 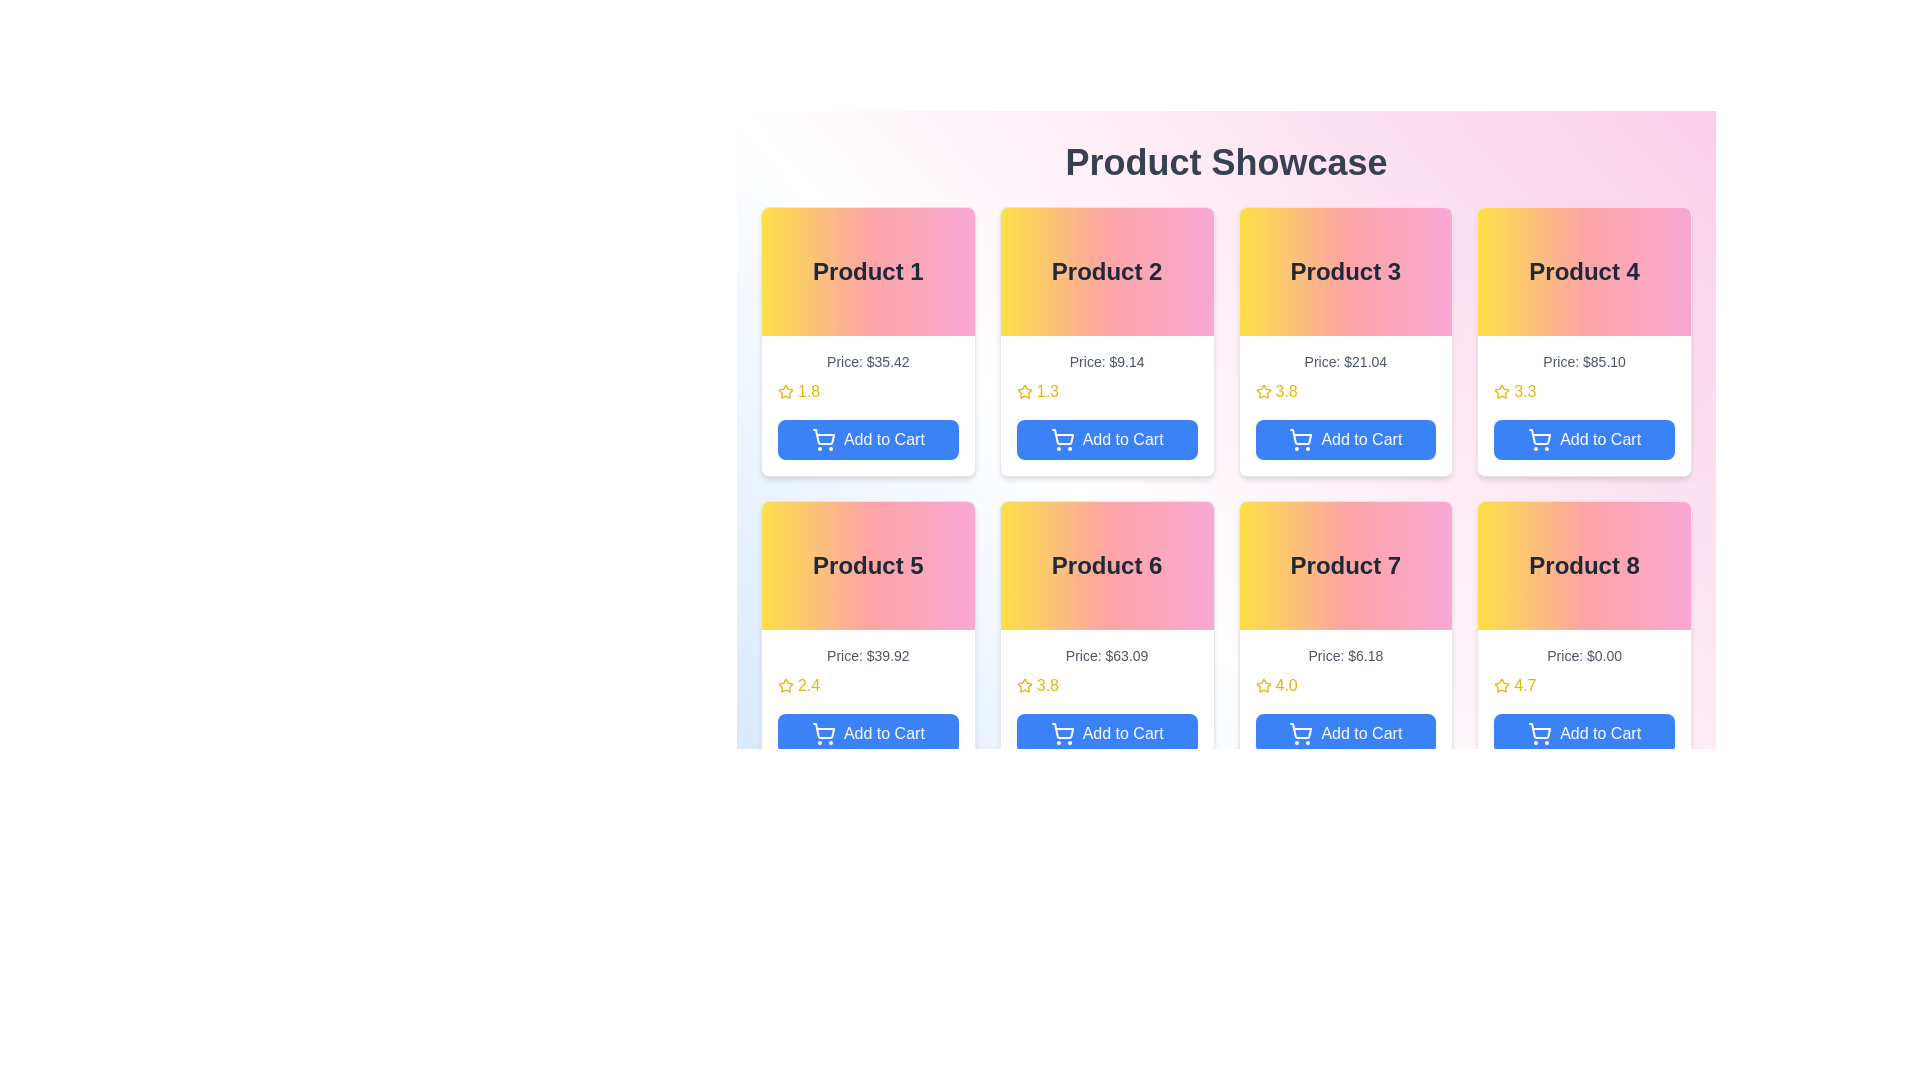 What do you see at coordinates (1106, 655) in the screenshot?
I see `the text display that communicates the monetary price of the corresponding product located in the second row, third column of the product grid layout, beneath 'Product 6'` at bounding box center [1106, 655].